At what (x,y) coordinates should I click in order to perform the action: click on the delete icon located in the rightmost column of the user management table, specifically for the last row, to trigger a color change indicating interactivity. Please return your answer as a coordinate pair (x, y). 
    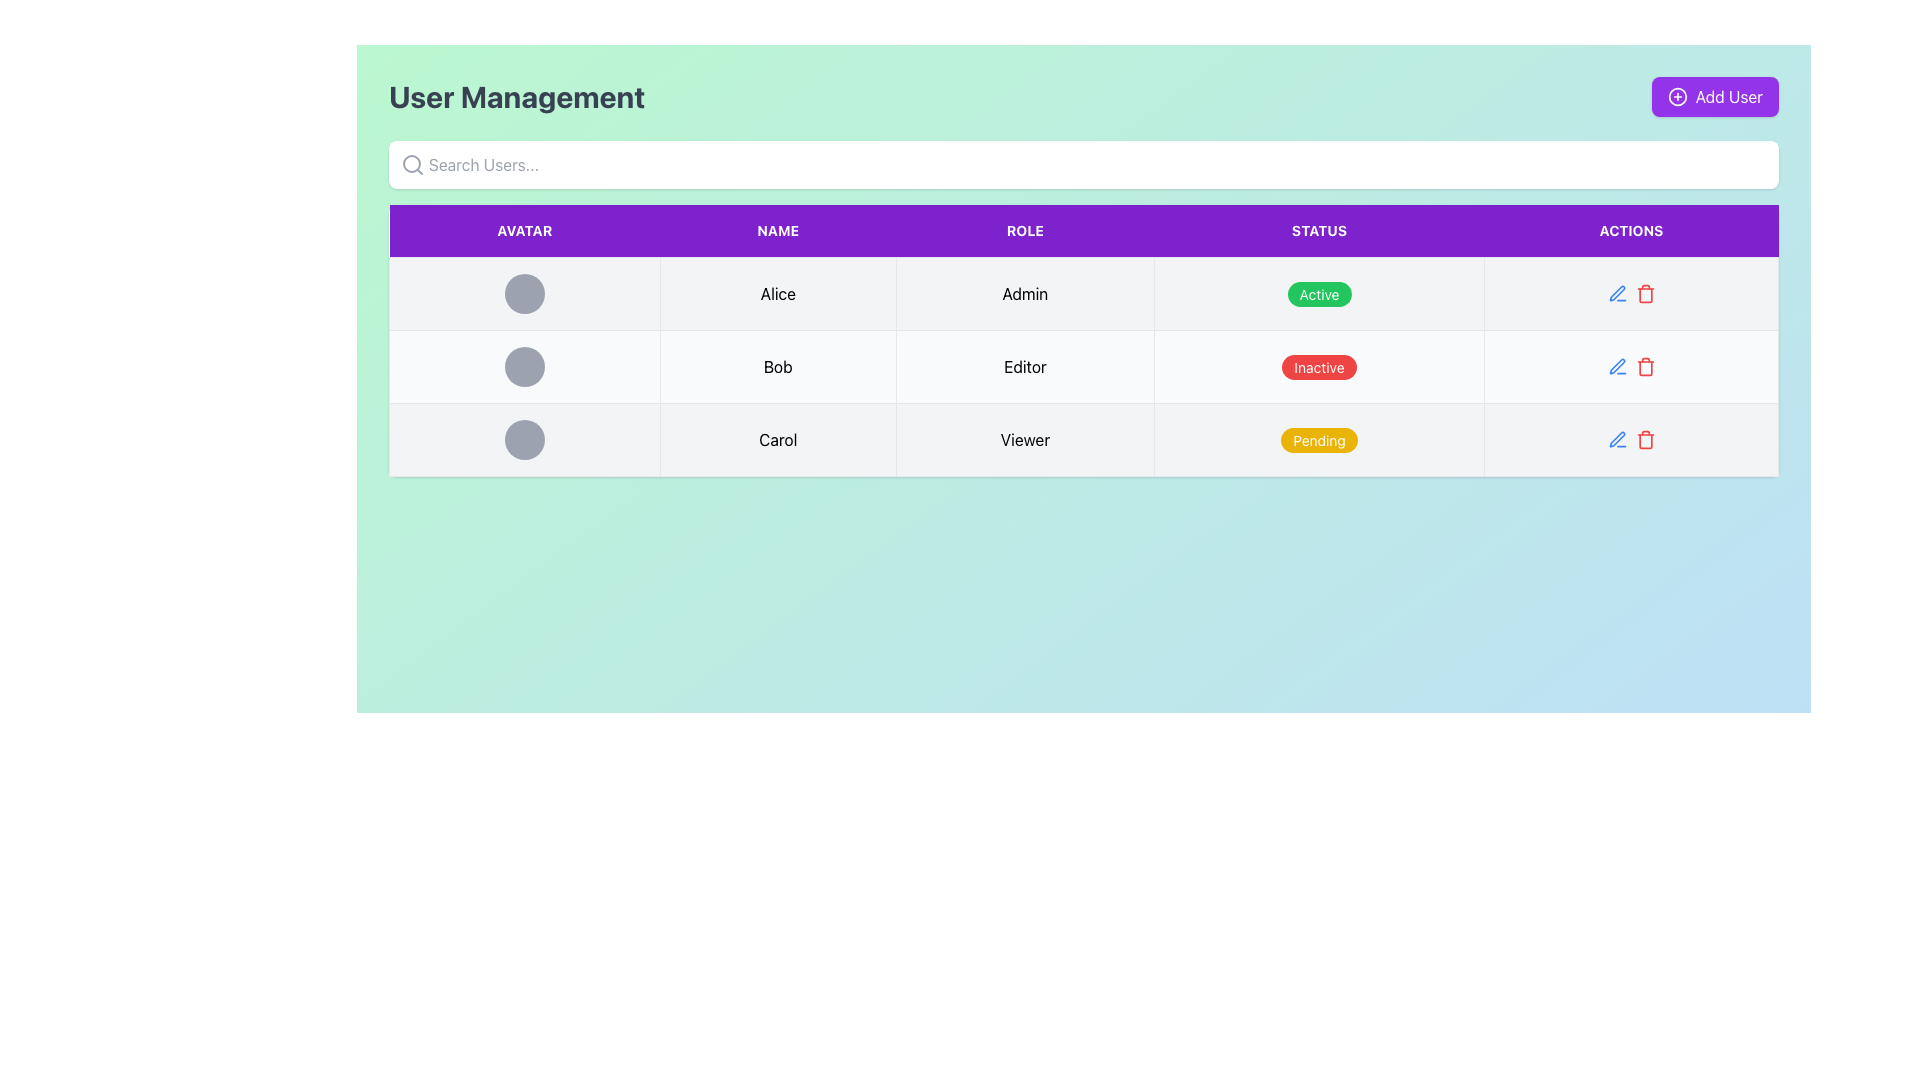
    Looking at the image, I should click on (1645, 438).